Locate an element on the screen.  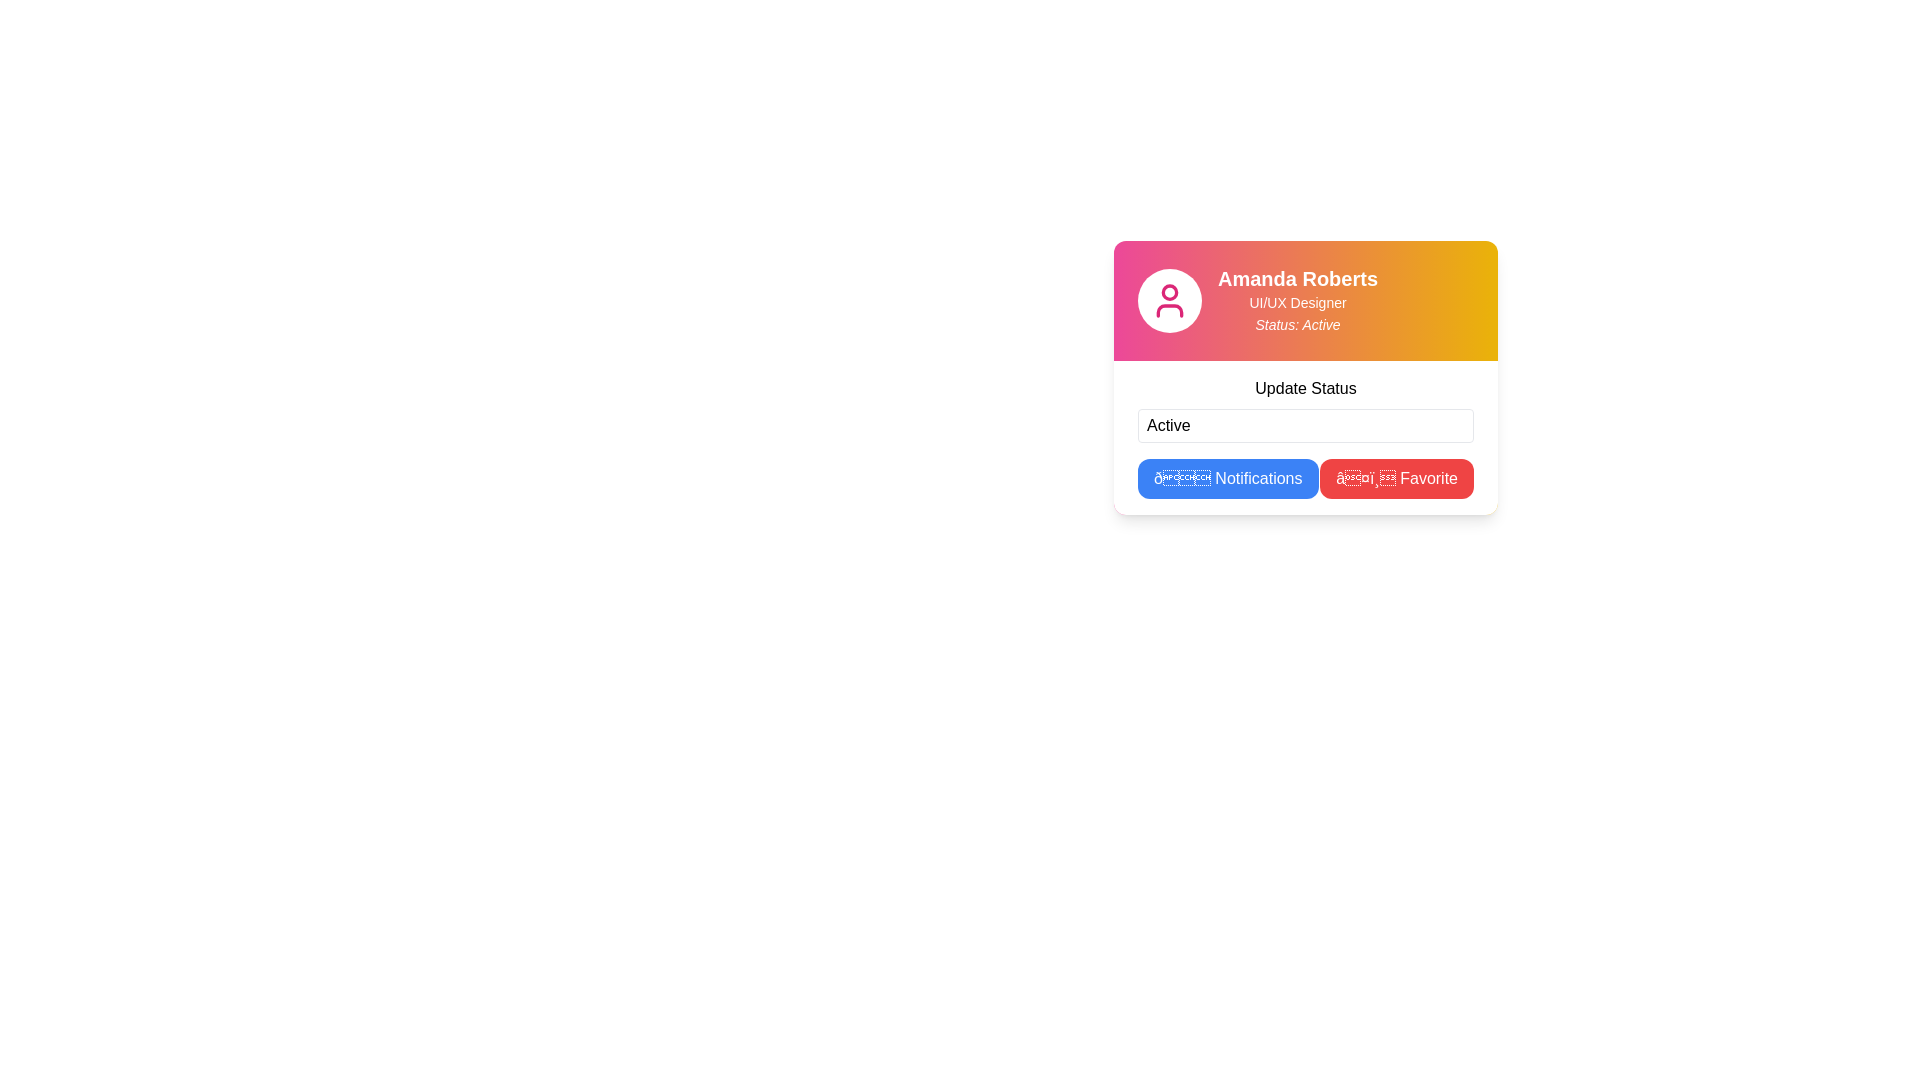
the static text label that displays 'Status: Active', which is positioned beneath the 'UI/UX Designer' text in the personal profile card is located at coordinates (1297, 323).